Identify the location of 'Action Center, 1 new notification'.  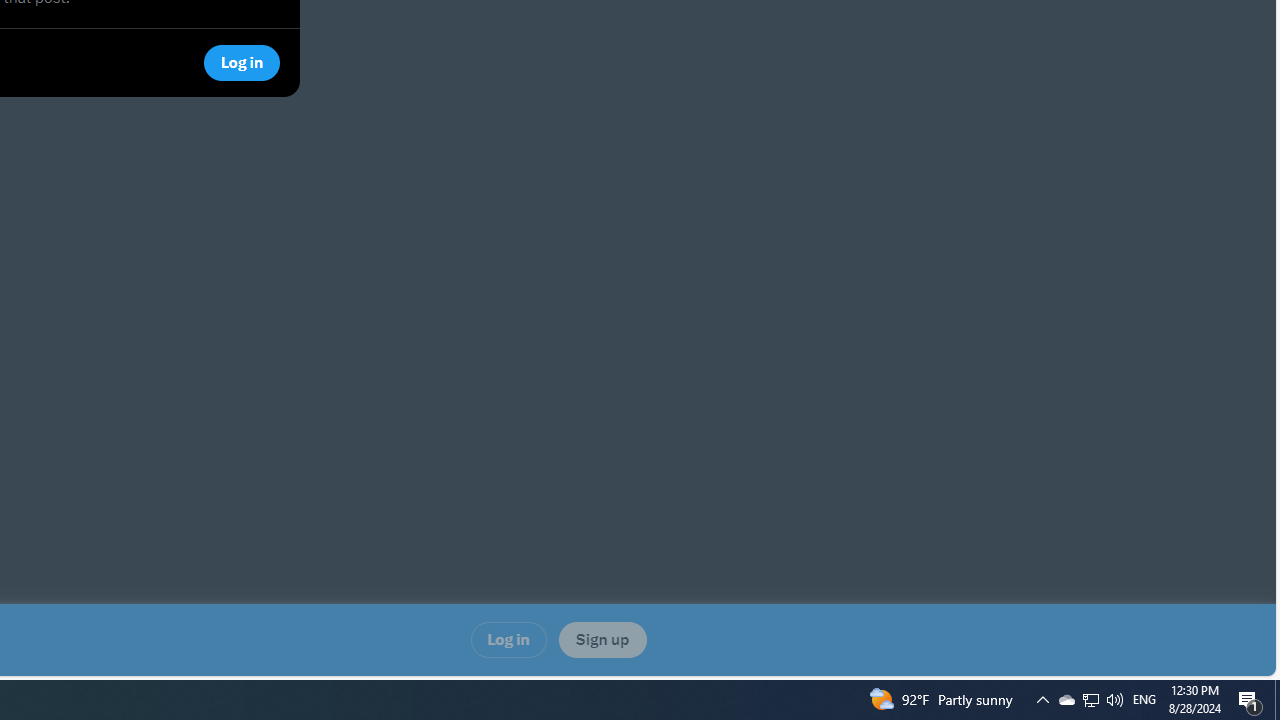
(1250, 698).